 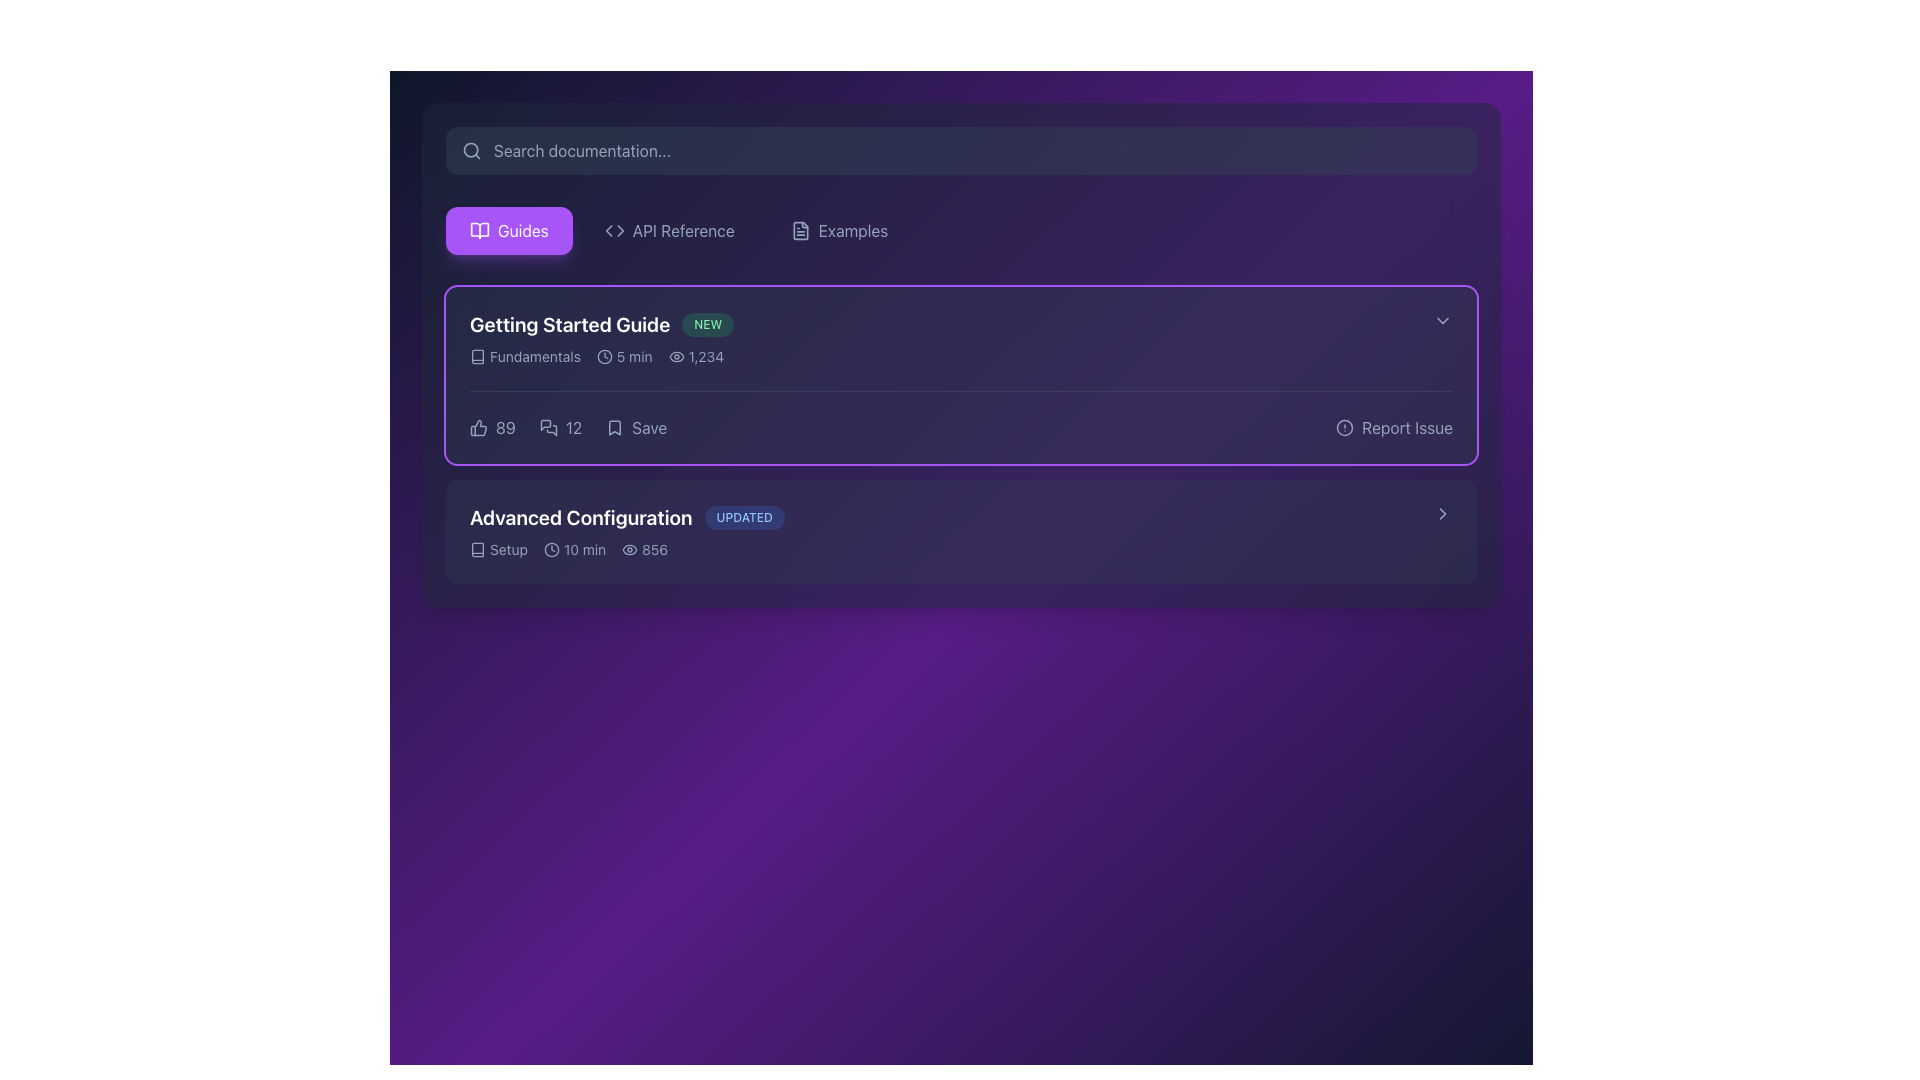 What do you see at coordinates (477, 550) in the screenshot?
I see `the icon that represents the 'Setup' section, which is positioned on the left side of the text label in a horizontal arrangement` at bounding box center [477, 550].